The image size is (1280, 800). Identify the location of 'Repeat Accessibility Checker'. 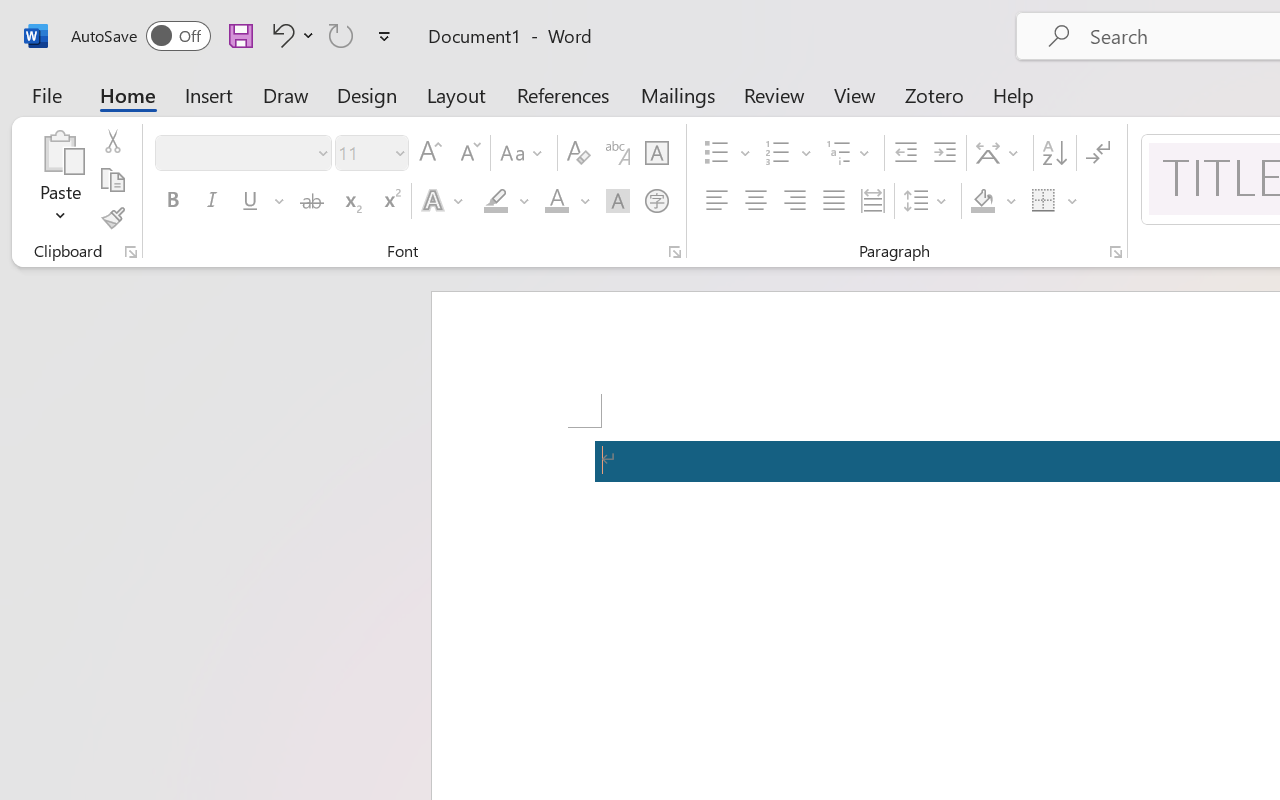
(341, 34).